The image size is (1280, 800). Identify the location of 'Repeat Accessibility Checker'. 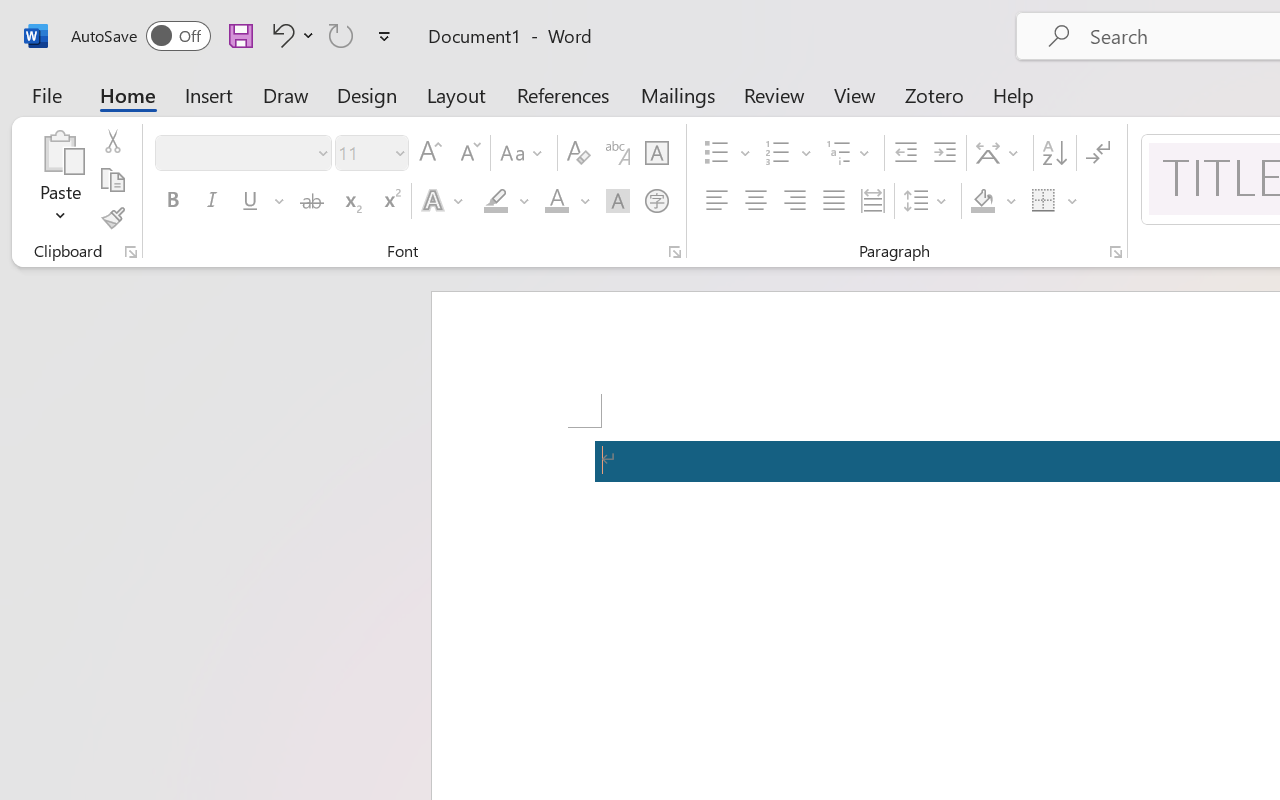
(341, 34).